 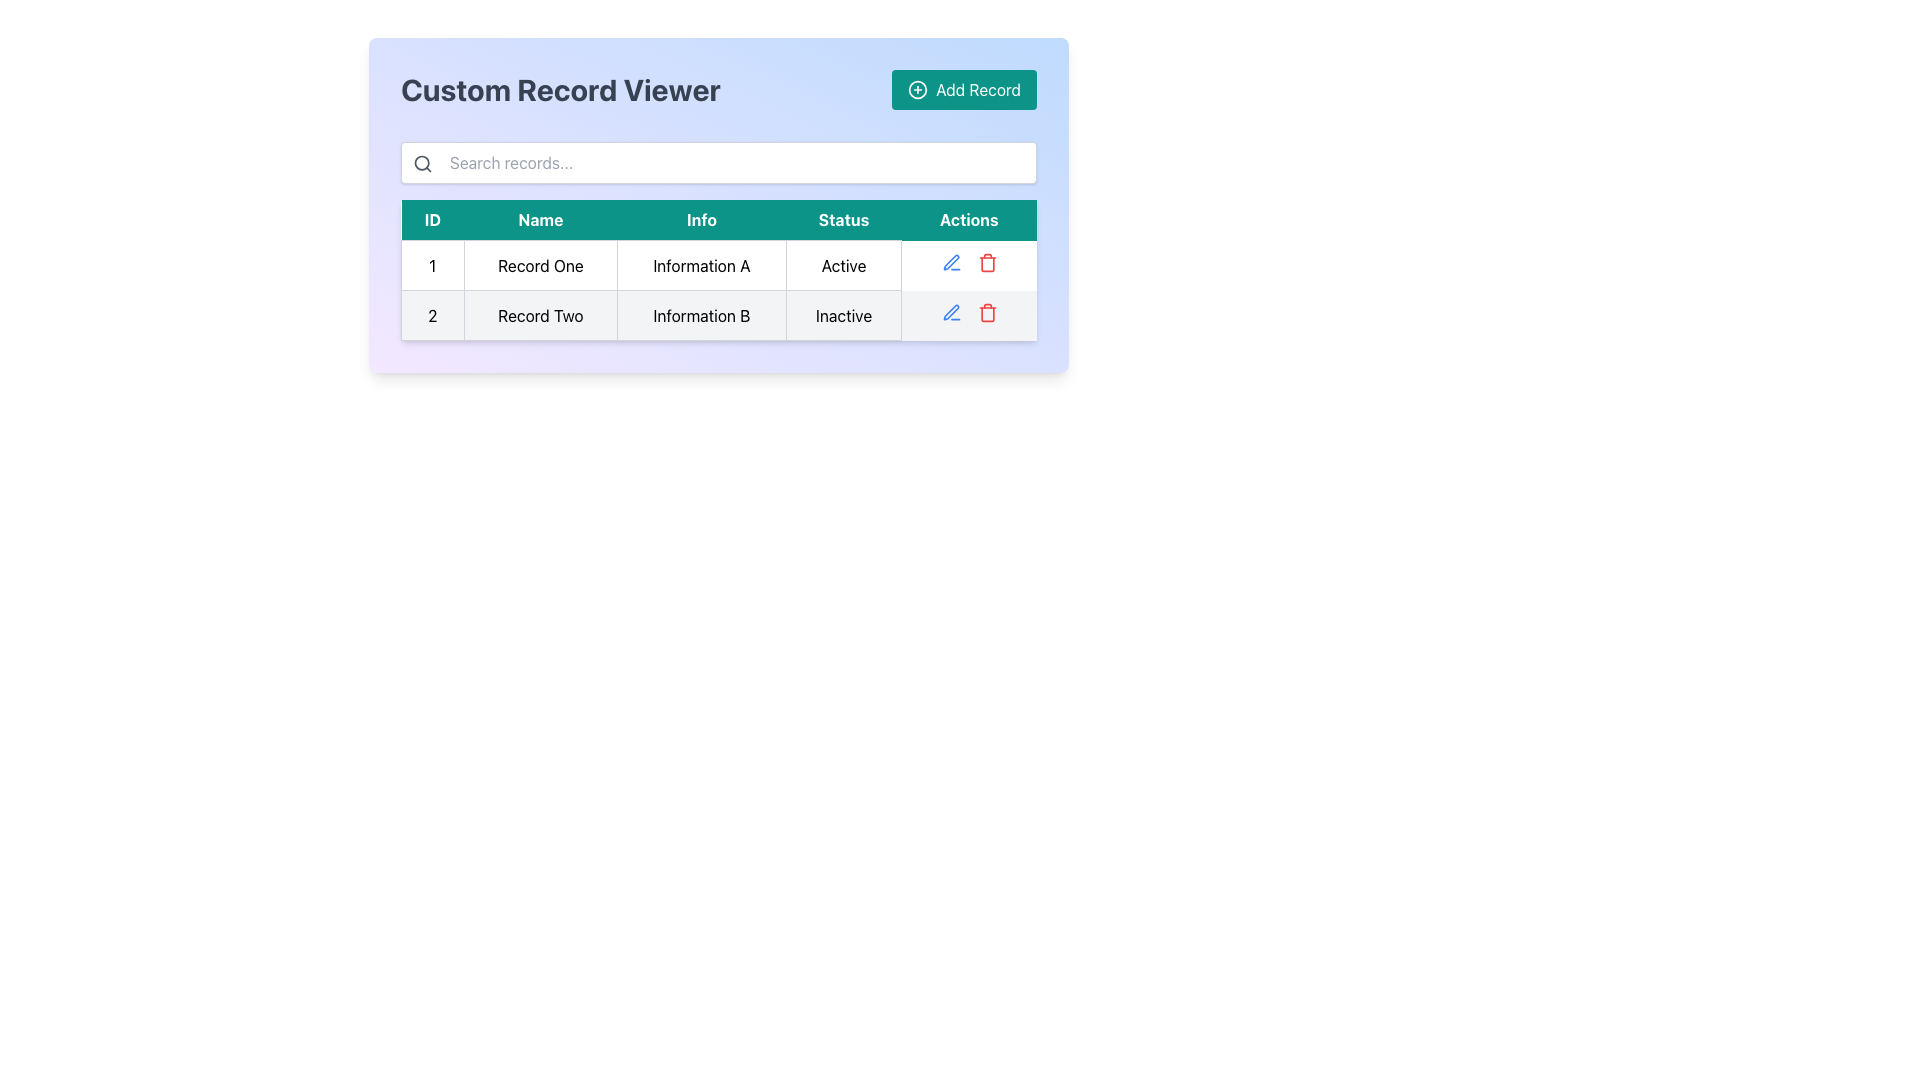 I want to click on the 'Info' label, which is a rectangular-shaped element with a white, capitalized font on a green background, positioned between the 'Name' and 'Status' labels at the top of the table, so click(x=701, y=220).